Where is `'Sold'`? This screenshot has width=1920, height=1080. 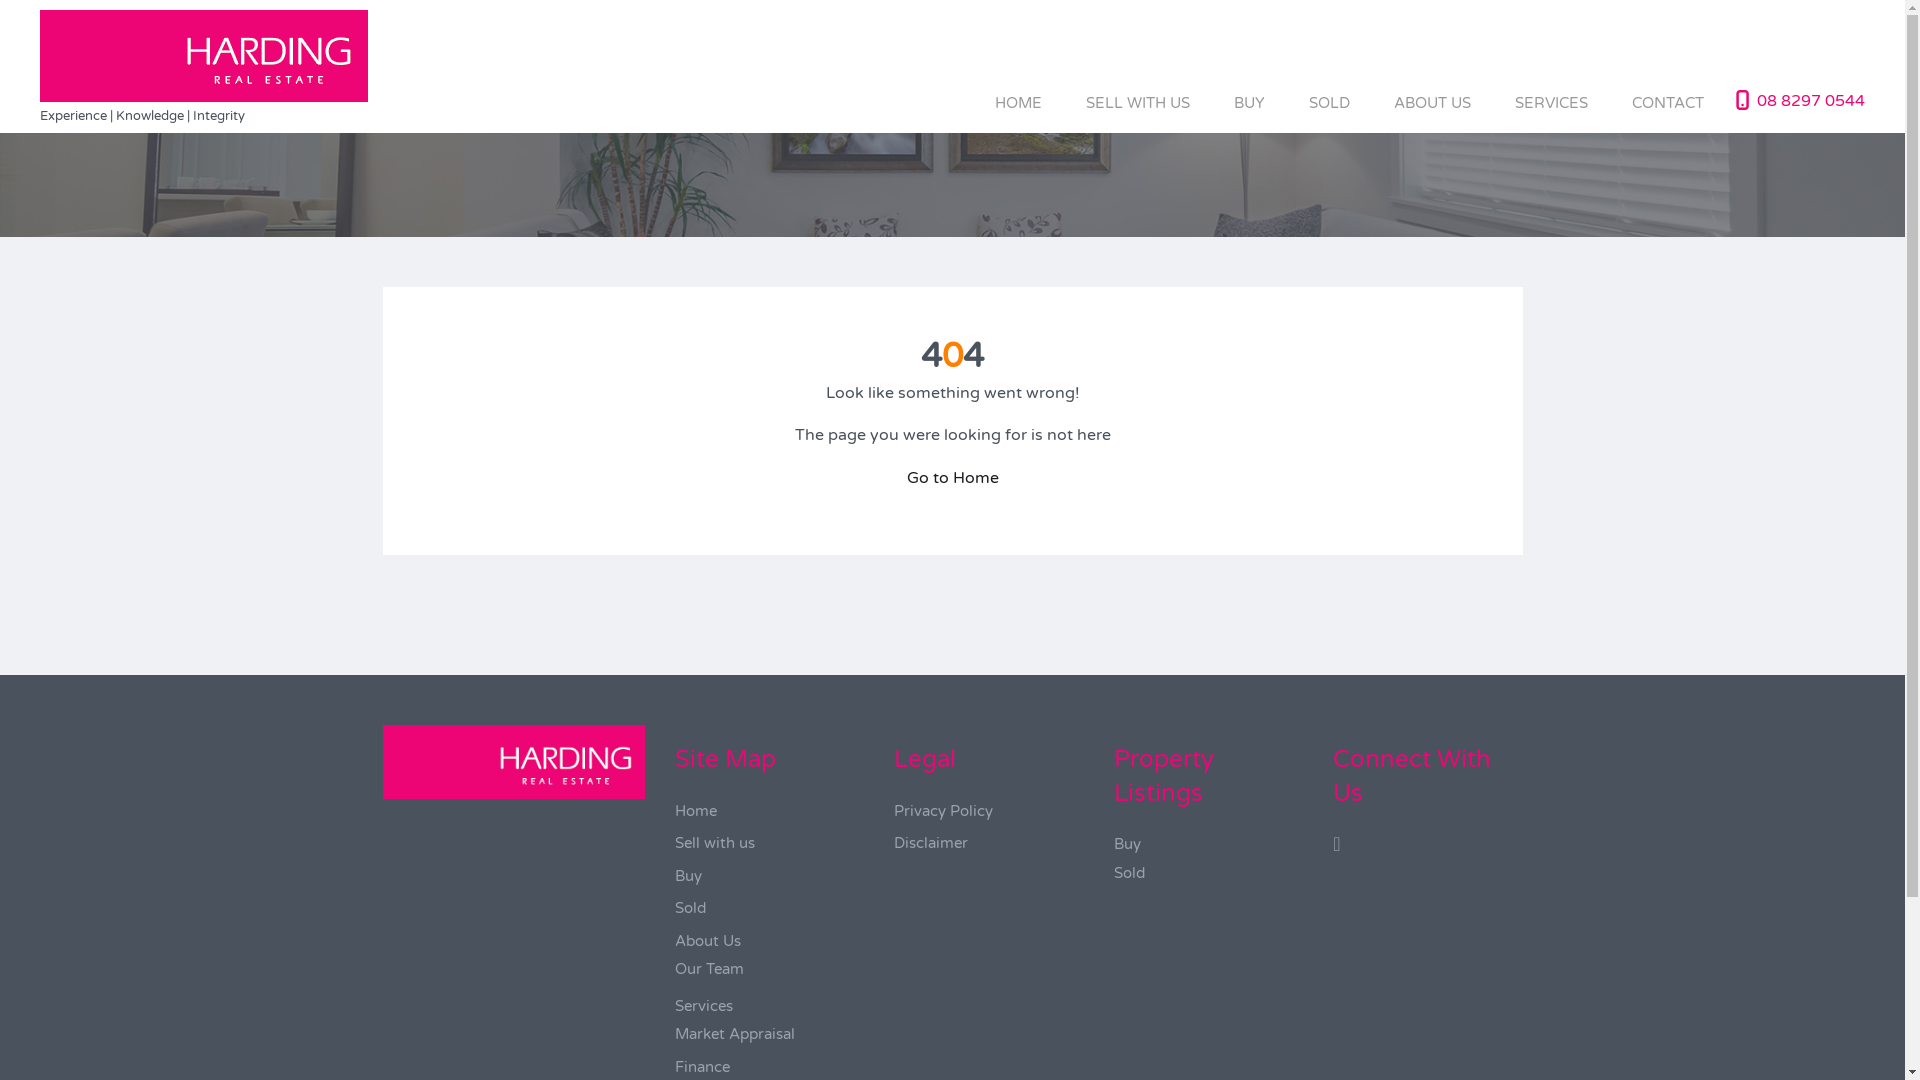 'Sold' is located at coordinates (690, 907).